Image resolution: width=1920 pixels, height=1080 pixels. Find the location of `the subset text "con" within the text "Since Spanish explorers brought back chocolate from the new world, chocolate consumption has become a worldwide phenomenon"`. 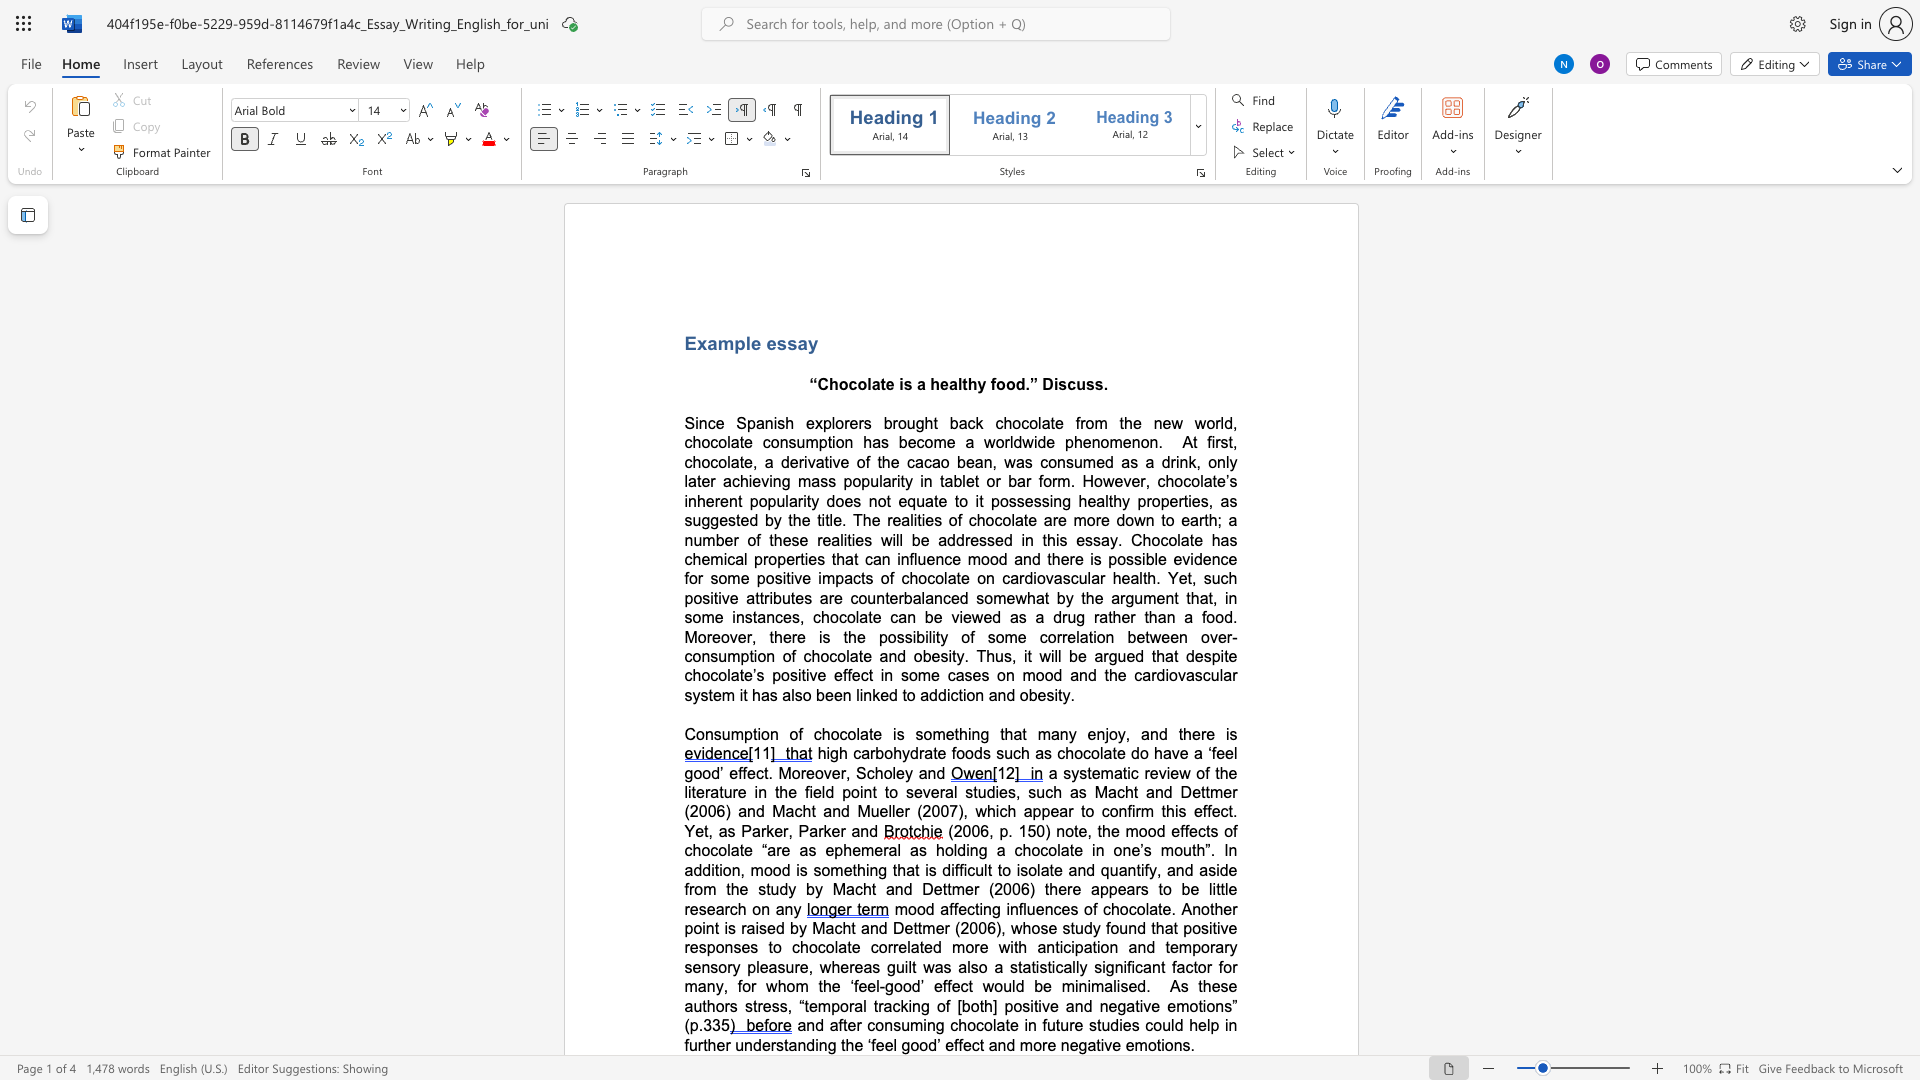

the subset text "con" within the text "Since Spanish explorers brought back chocolate from the new world, chocolate consumption has become a worldwide phenomenon" is located at coordinates (761, 441).